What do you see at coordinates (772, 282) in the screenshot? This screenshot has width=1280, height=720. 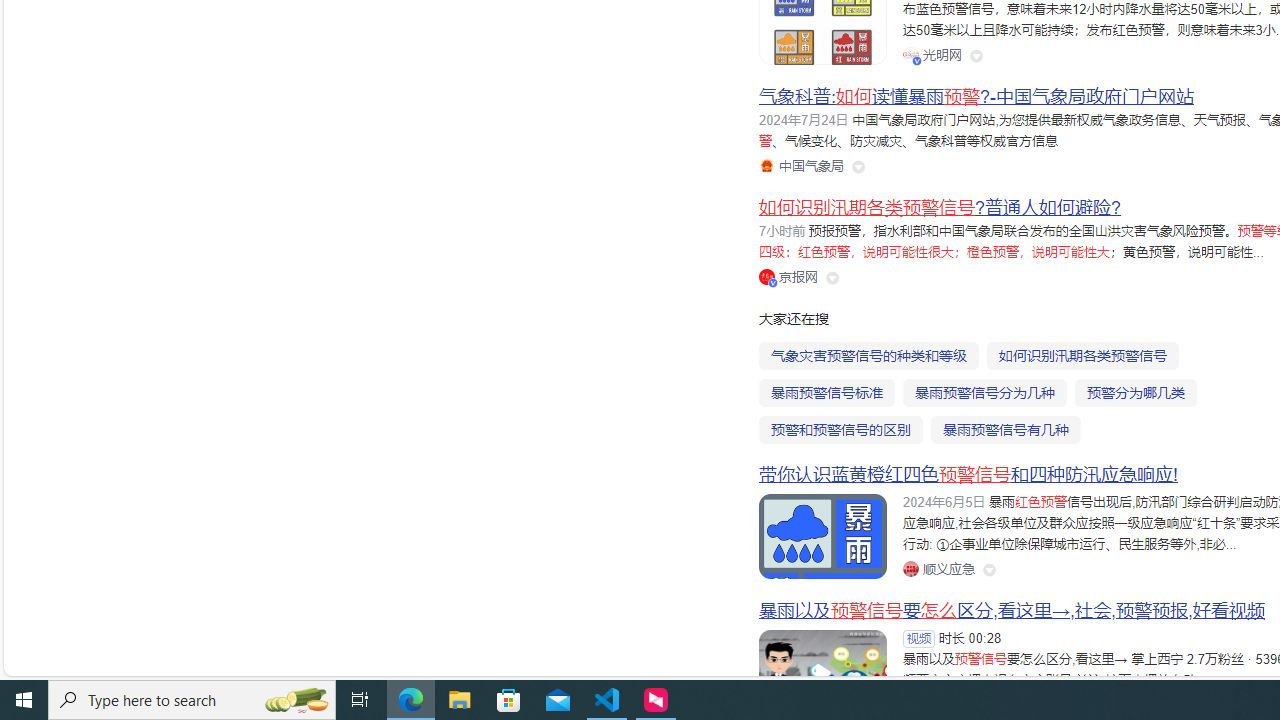 I see `'Class: vip-icon_kNmNt'` at bounding box center [772, 282].